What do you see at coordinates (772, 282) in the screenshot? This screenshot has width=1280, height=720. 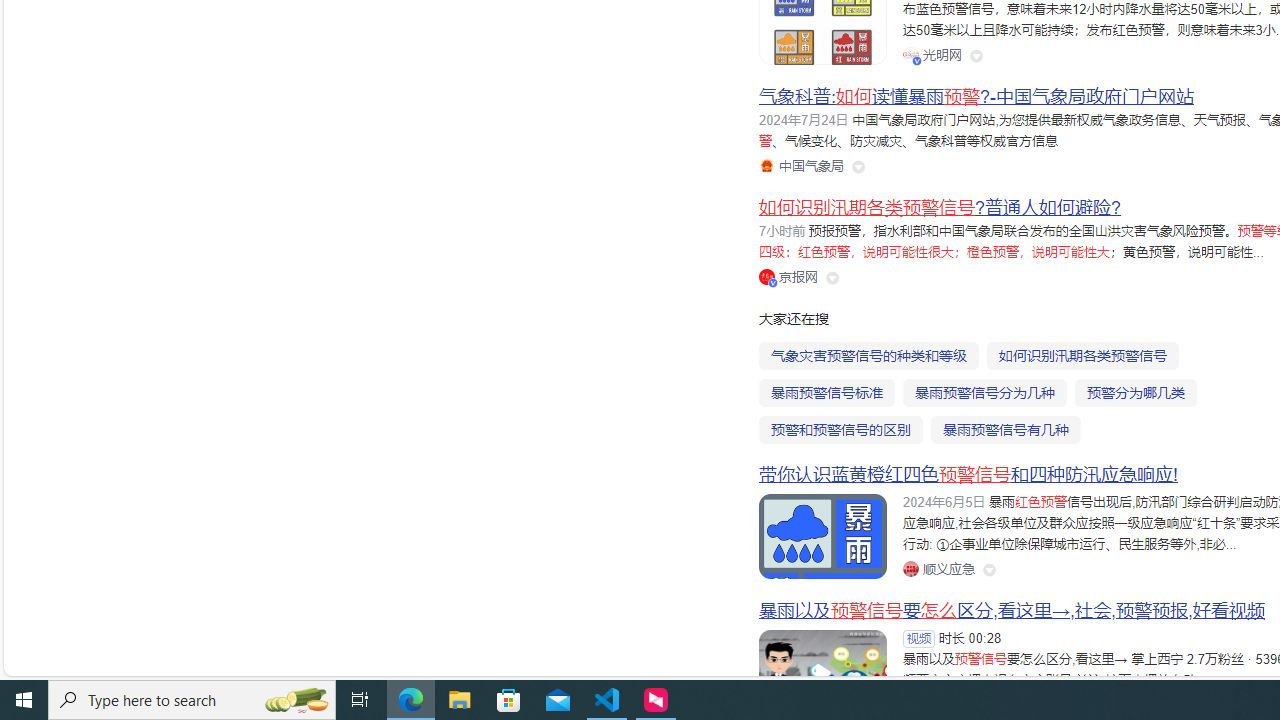 I see `'Class: vip-icon_kNmNt'` at bounding box center [772, 282].